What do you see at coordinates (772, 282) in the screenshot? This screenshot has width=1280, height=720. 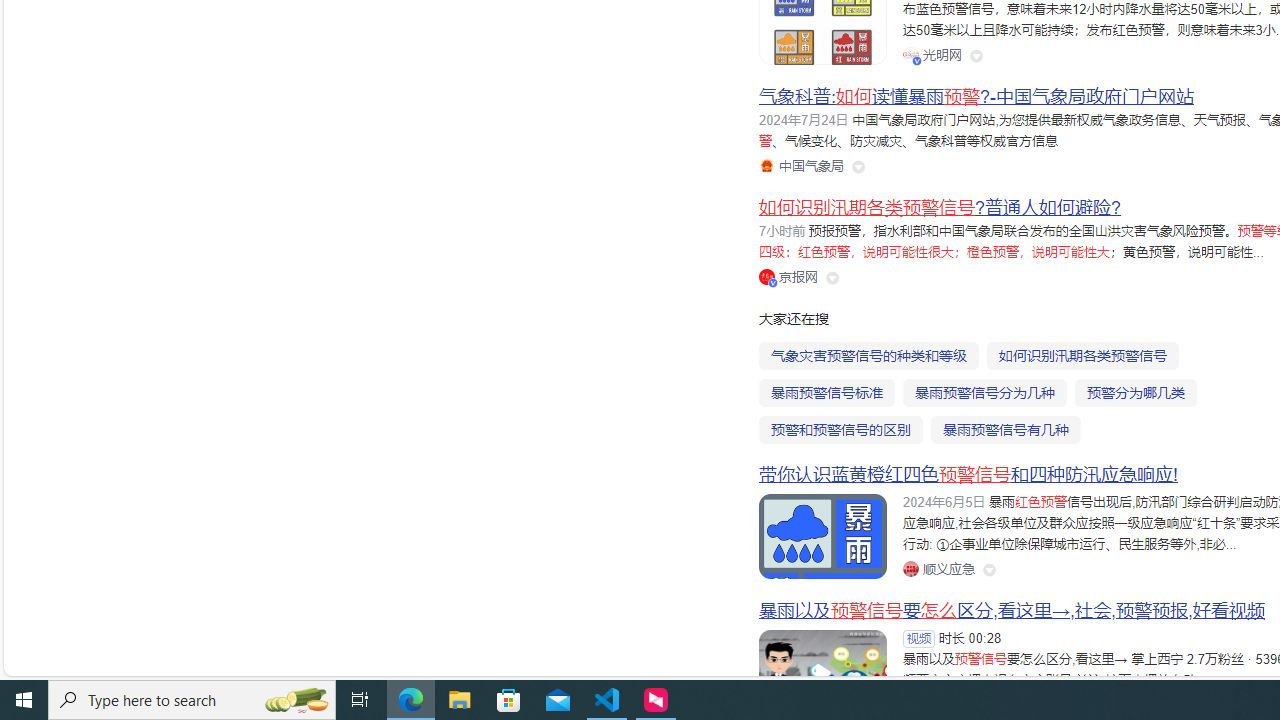 I see `'Class: vip-icon_kNmNt'` at bounding box center [772, 282].